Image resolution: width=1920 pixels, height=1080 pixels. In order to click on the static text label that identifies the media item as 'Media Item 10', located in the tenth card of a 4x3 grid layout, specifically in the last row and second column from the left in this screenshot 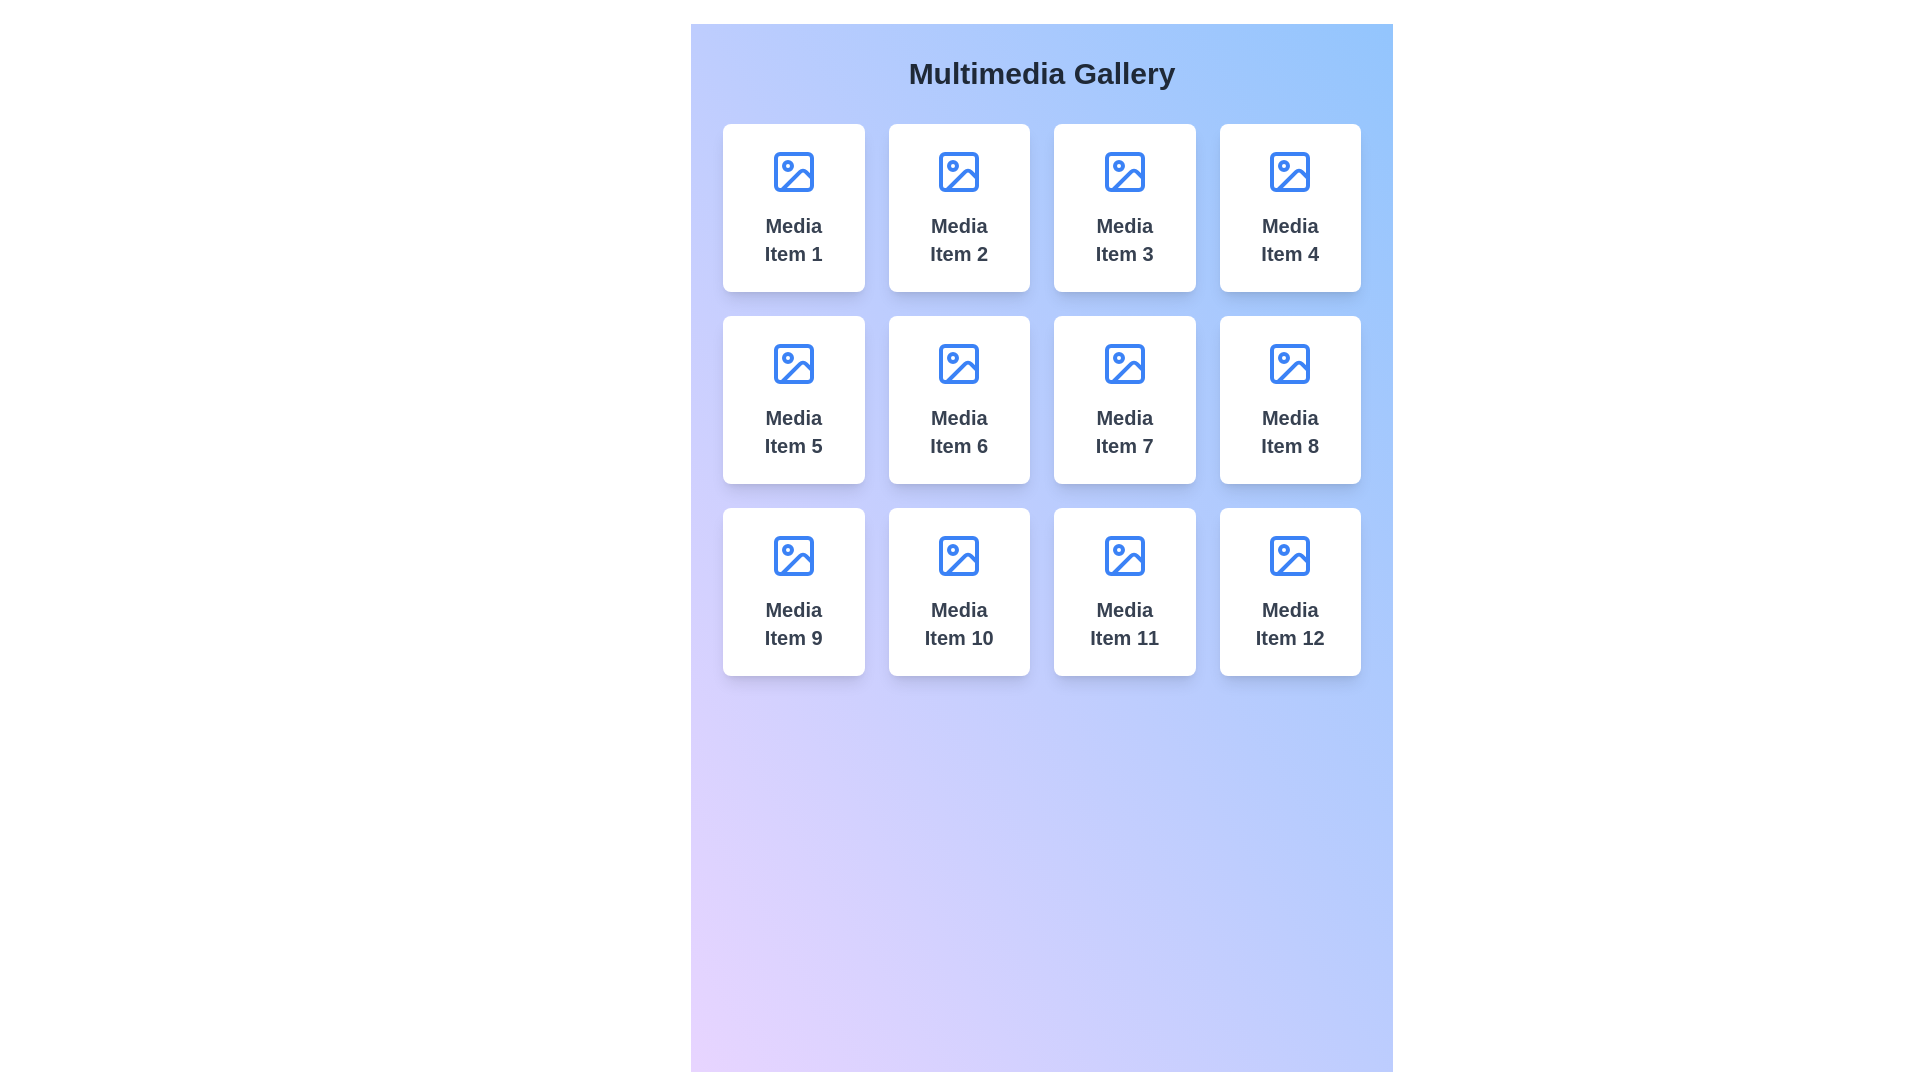, I will do `click(958, 623)`.